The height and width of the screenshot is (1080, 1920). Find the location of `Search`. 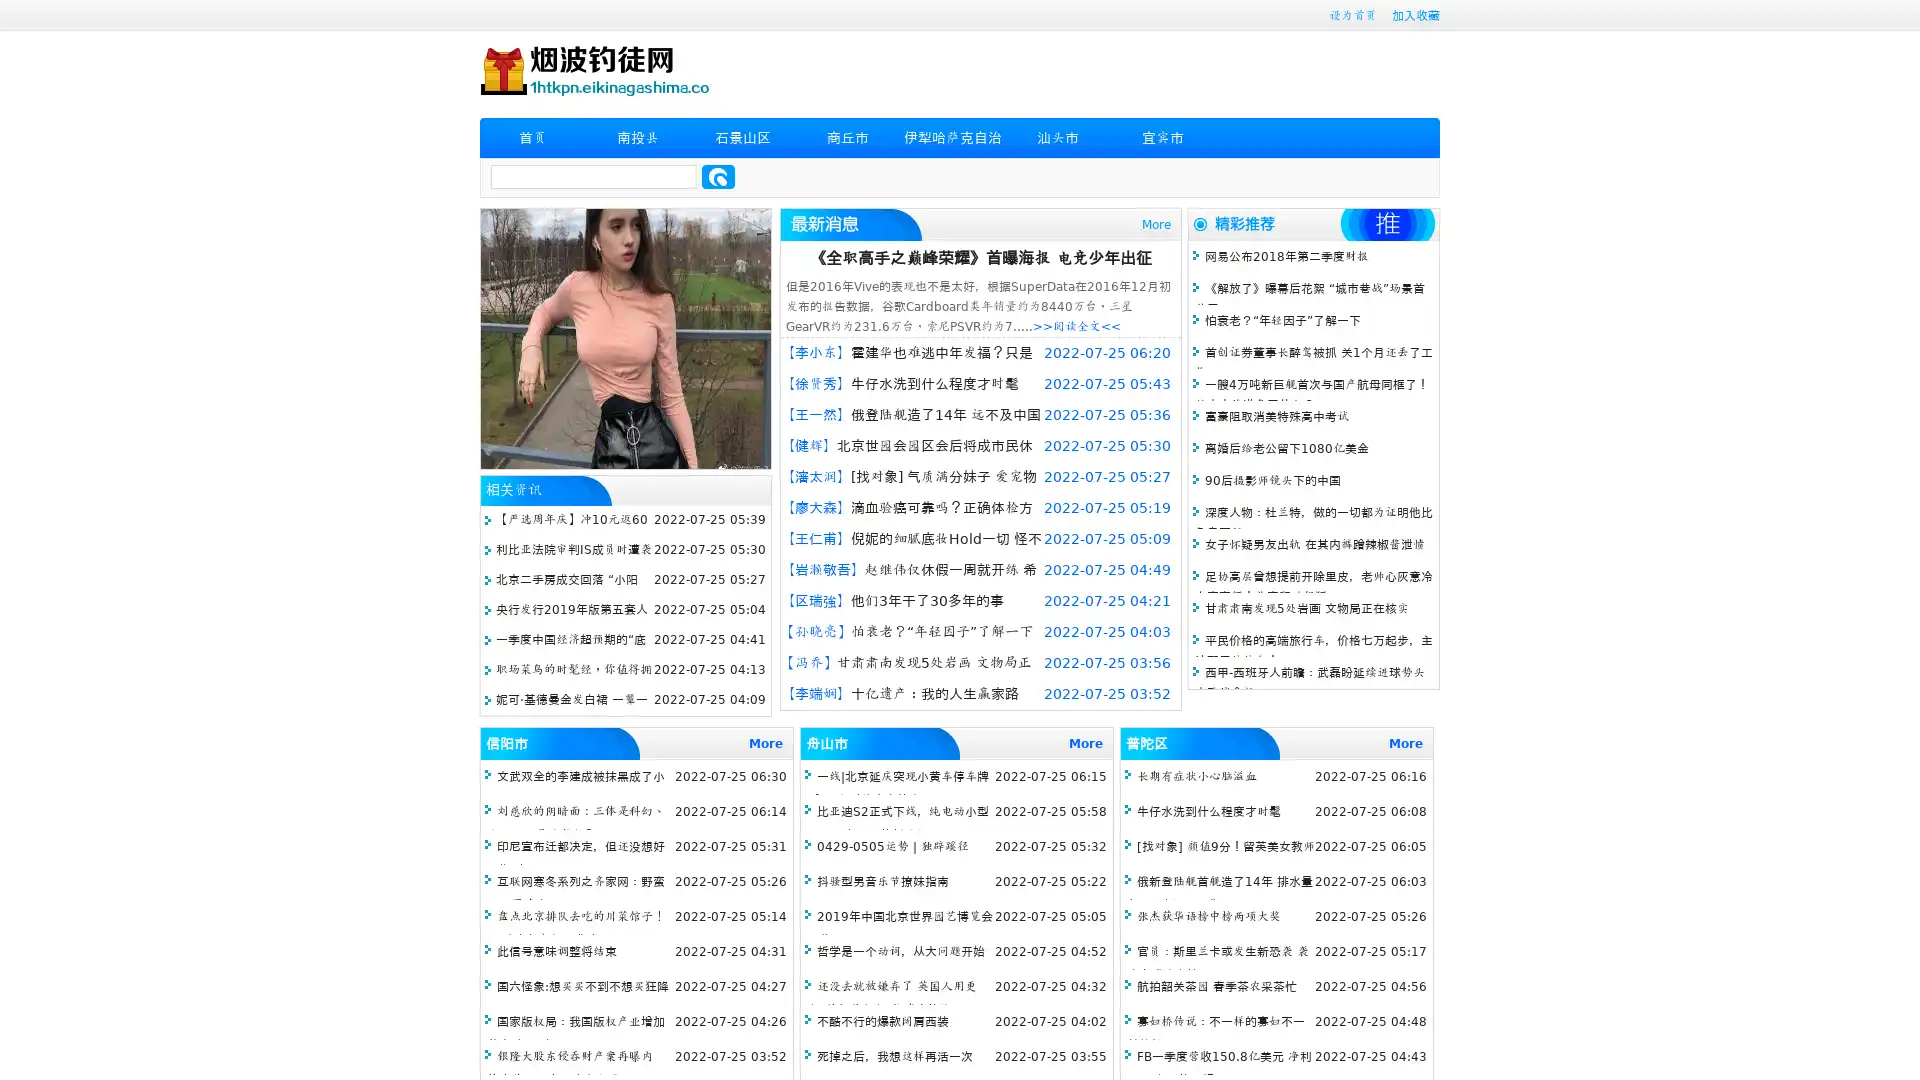

Search is located at coordinates (718, 176).